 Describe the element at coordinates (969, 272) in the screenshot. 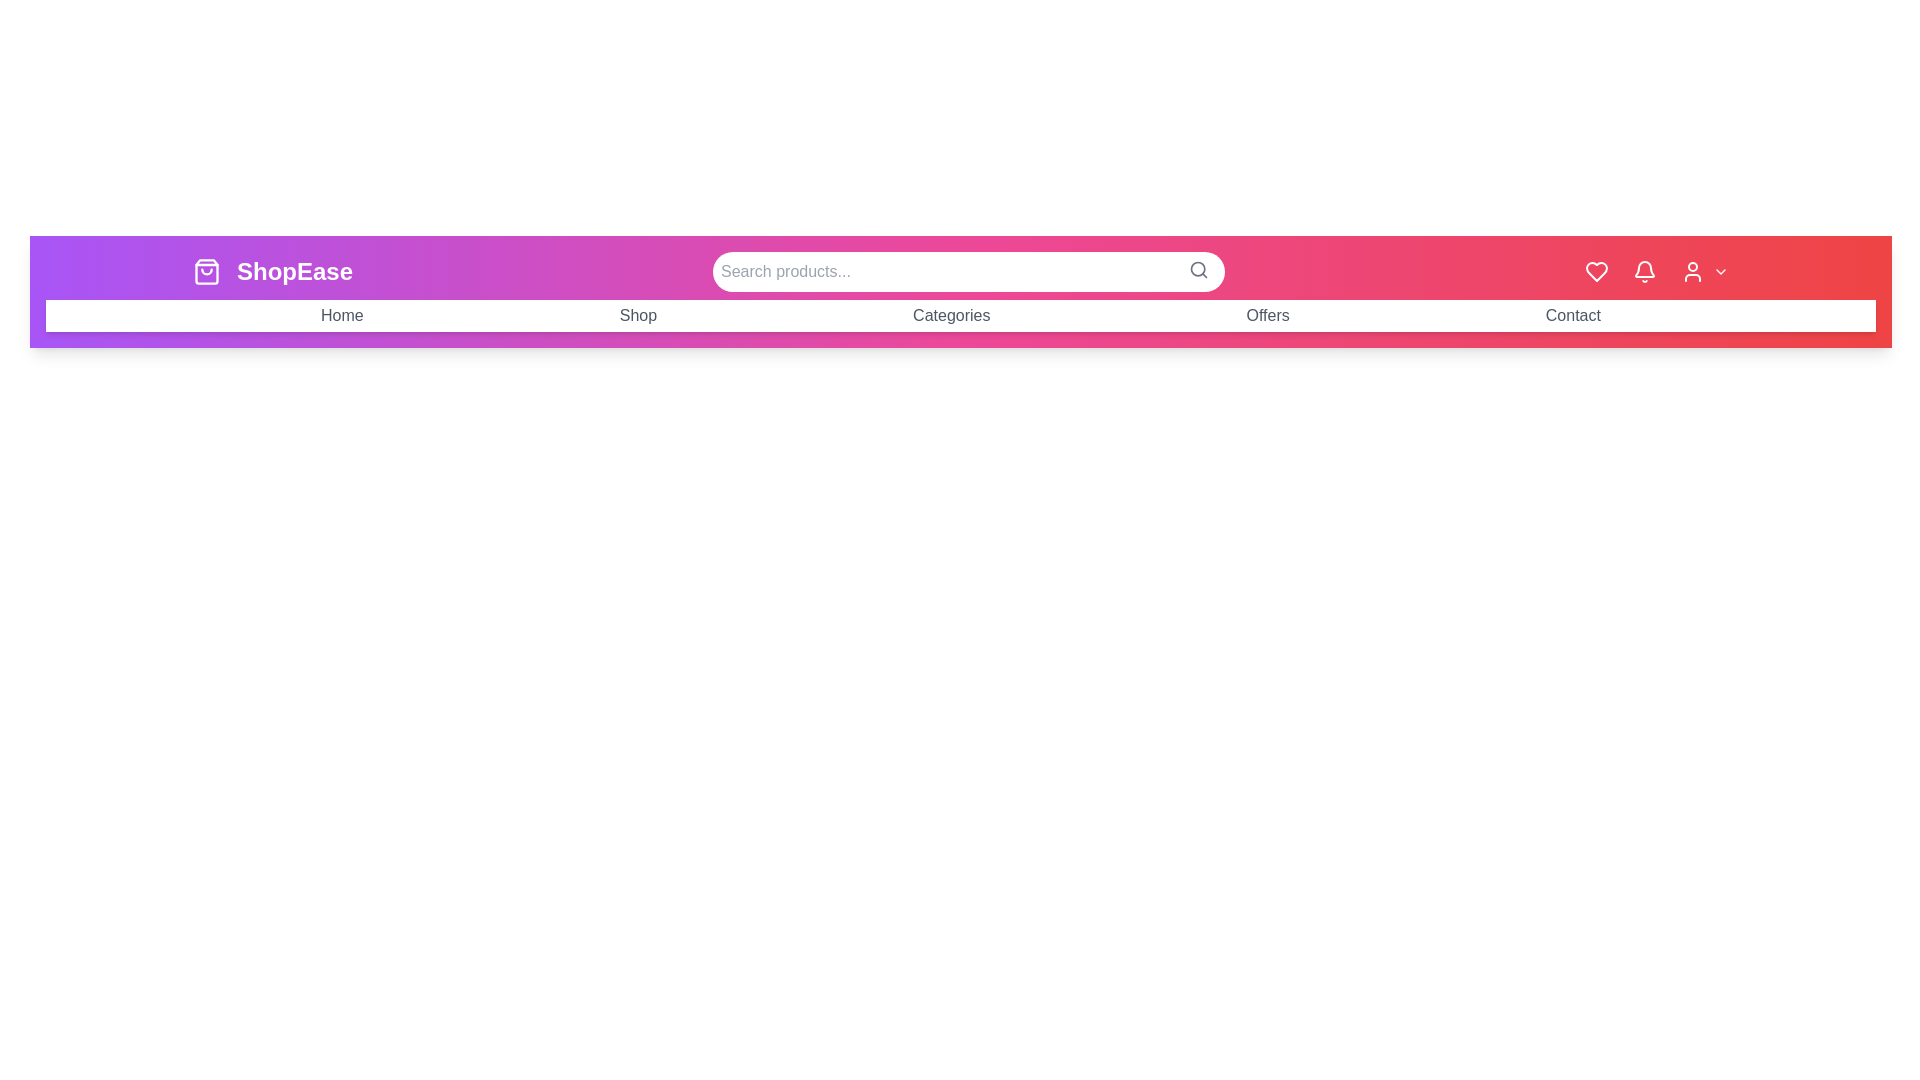

I see `the search bar and type the desired query` at that location.